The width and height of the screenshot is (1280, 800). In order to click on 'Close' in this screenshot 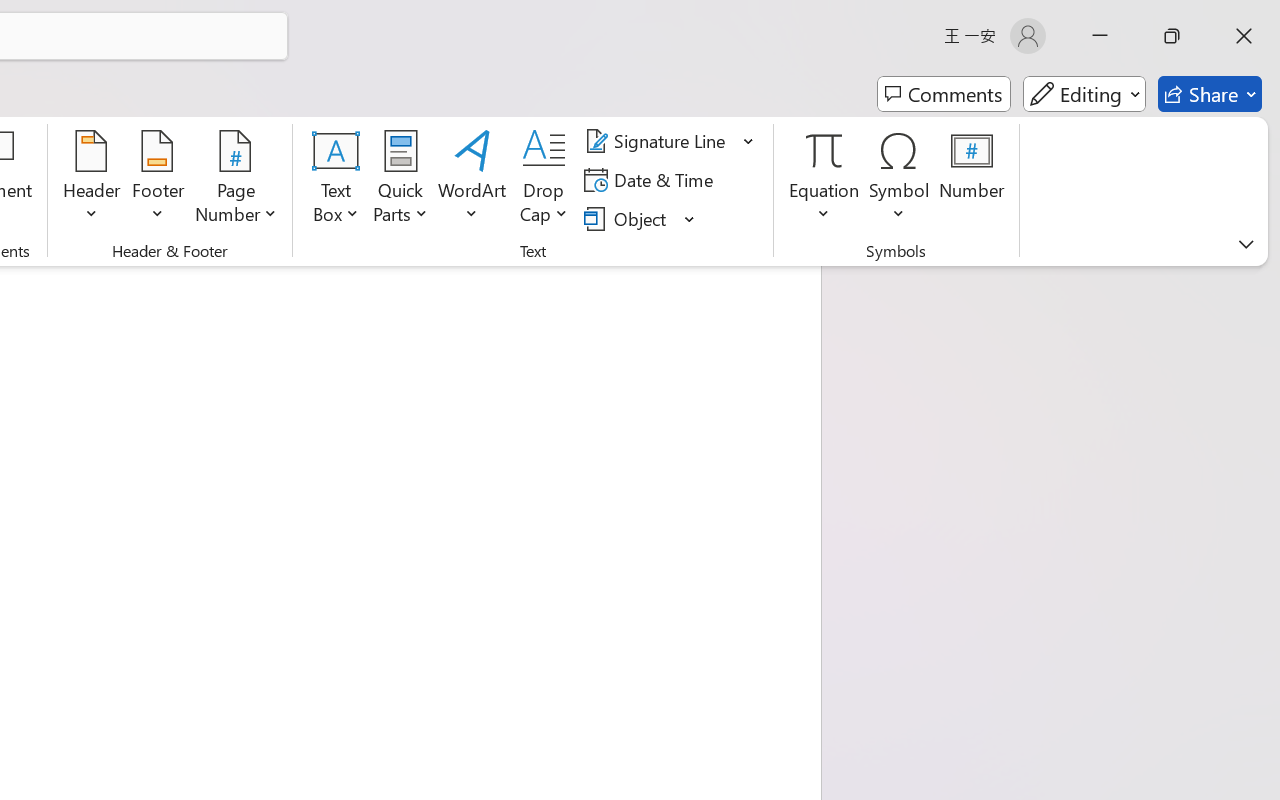, I will do `click(1243, 35)`.